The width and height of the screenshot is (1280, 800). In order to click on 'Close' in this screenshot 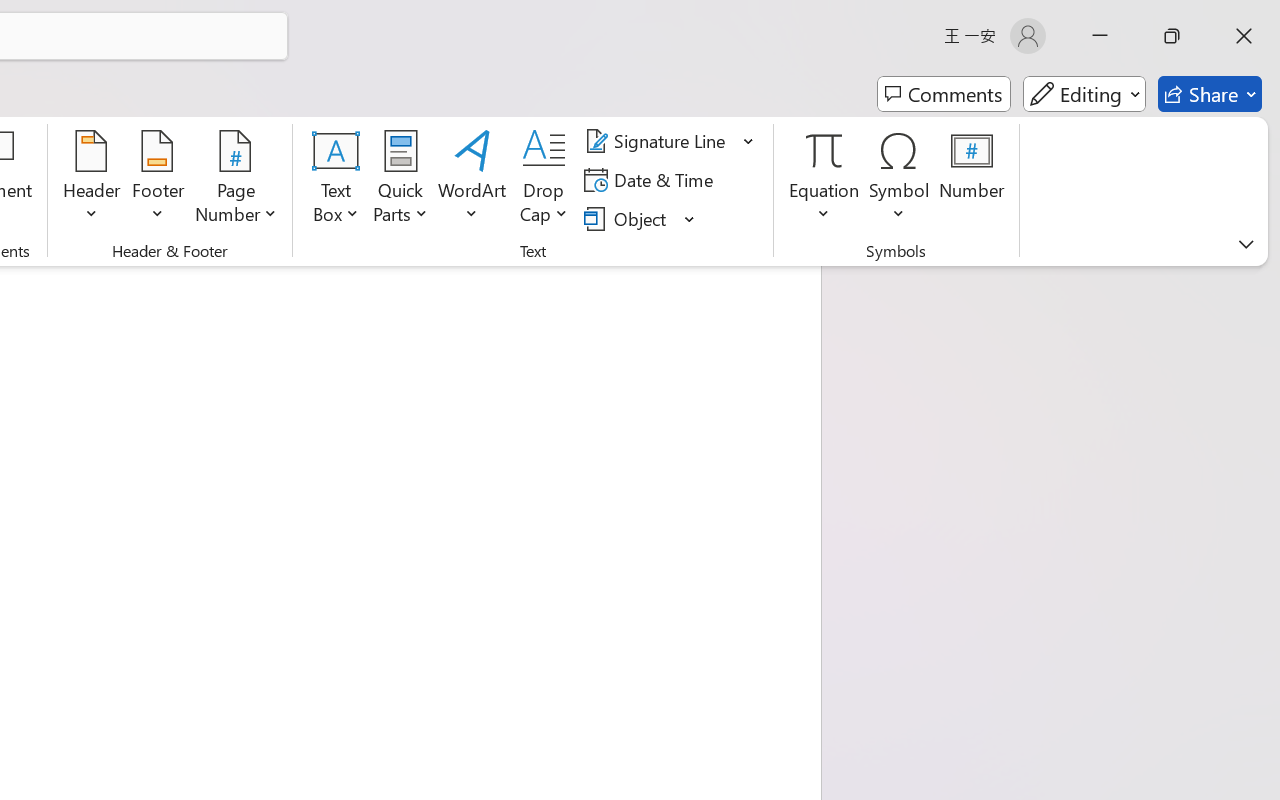, I will do `click(1243, 35)`.